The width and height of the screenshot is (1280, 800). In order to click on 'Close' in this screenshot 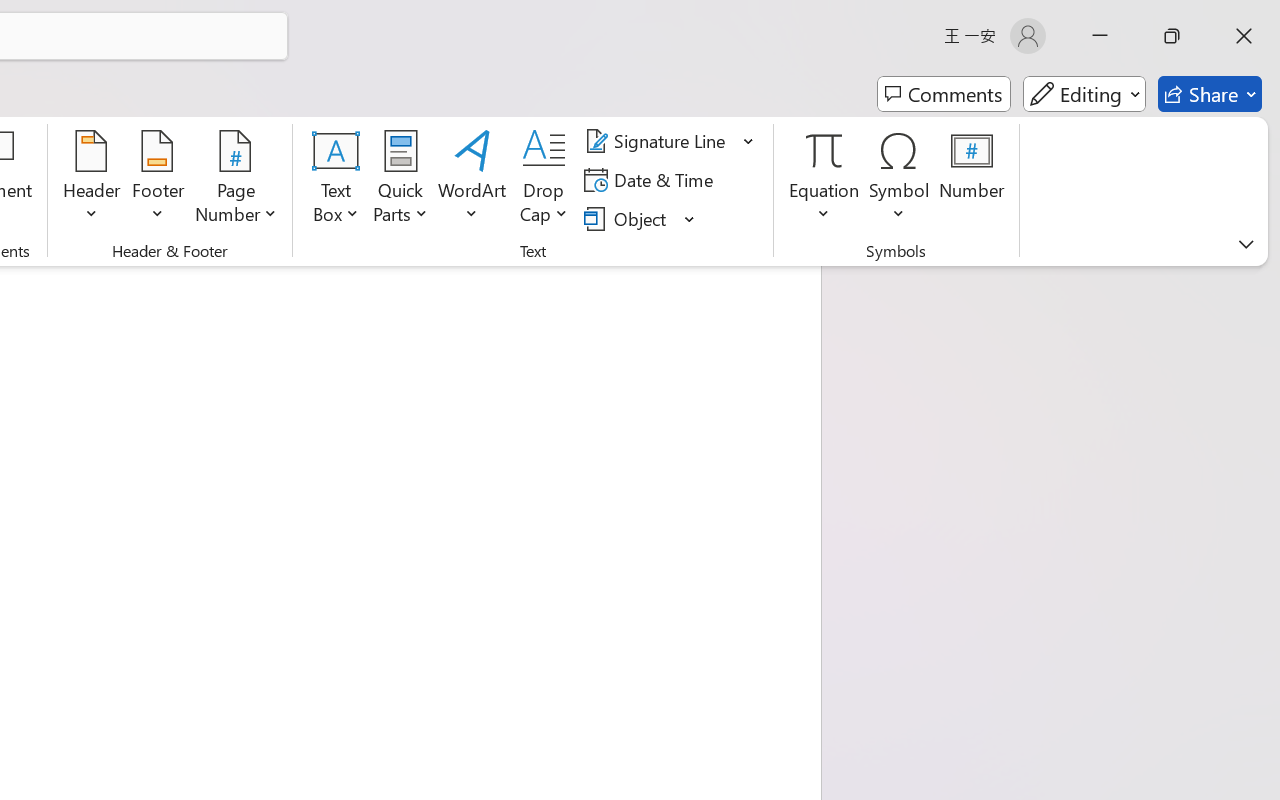, I will do `click(1243, 35)`.